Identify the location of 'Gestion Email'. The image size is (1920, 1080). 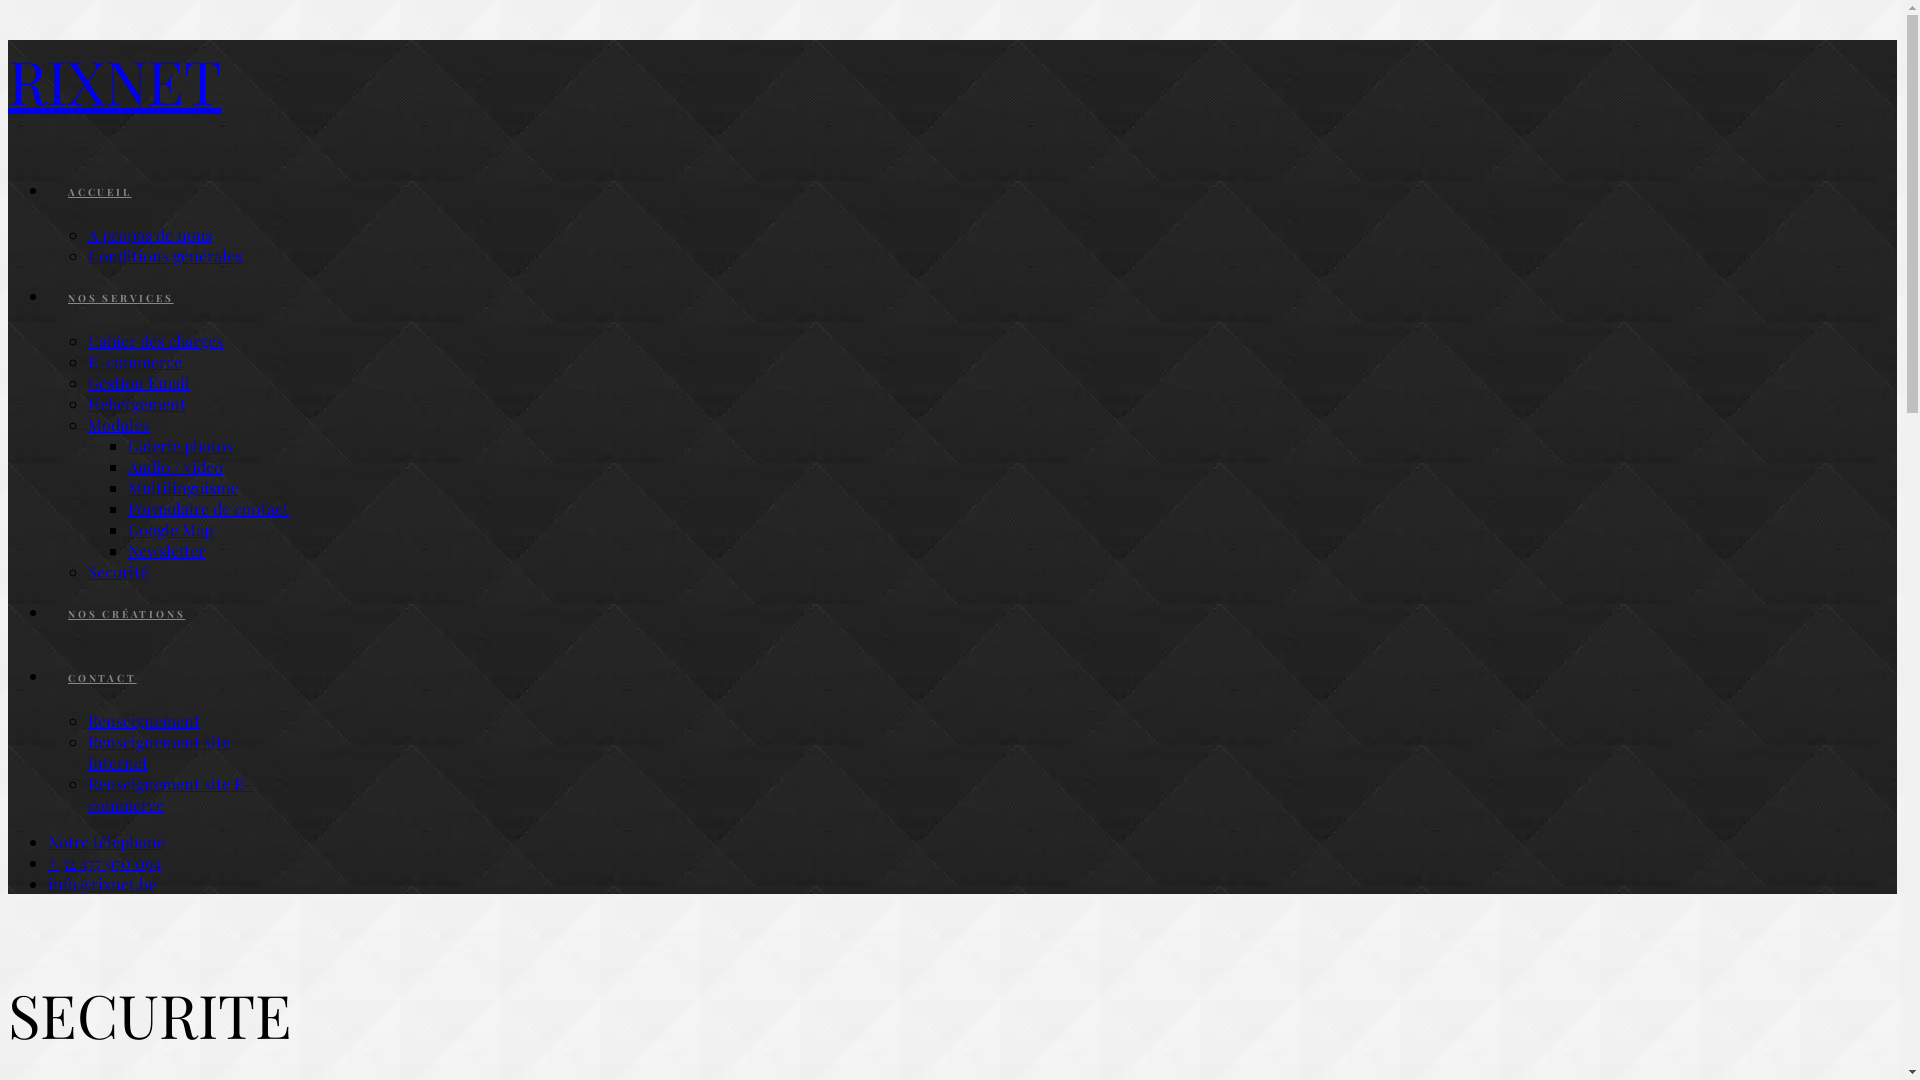
(138, 382).